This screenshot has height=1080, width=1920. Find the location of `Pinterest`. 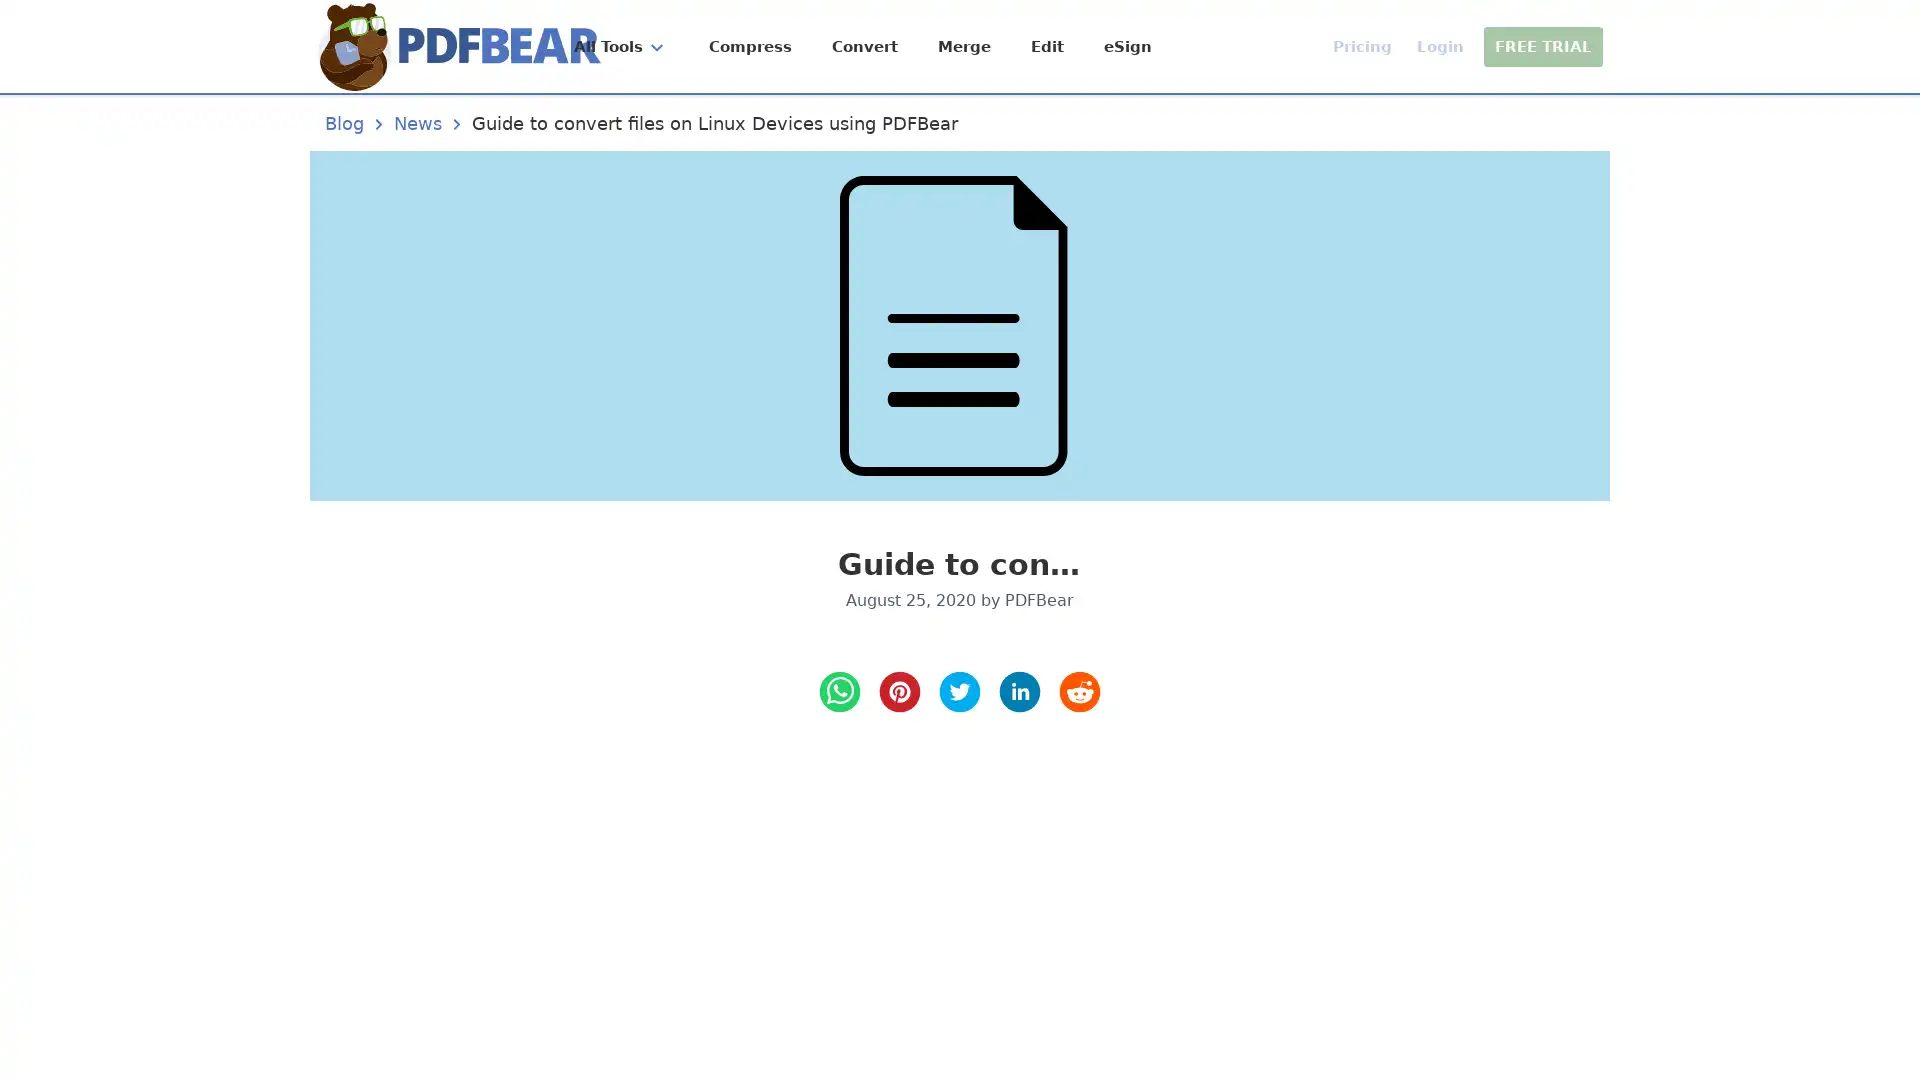

Pinterest is located at coordinates (899, 690).